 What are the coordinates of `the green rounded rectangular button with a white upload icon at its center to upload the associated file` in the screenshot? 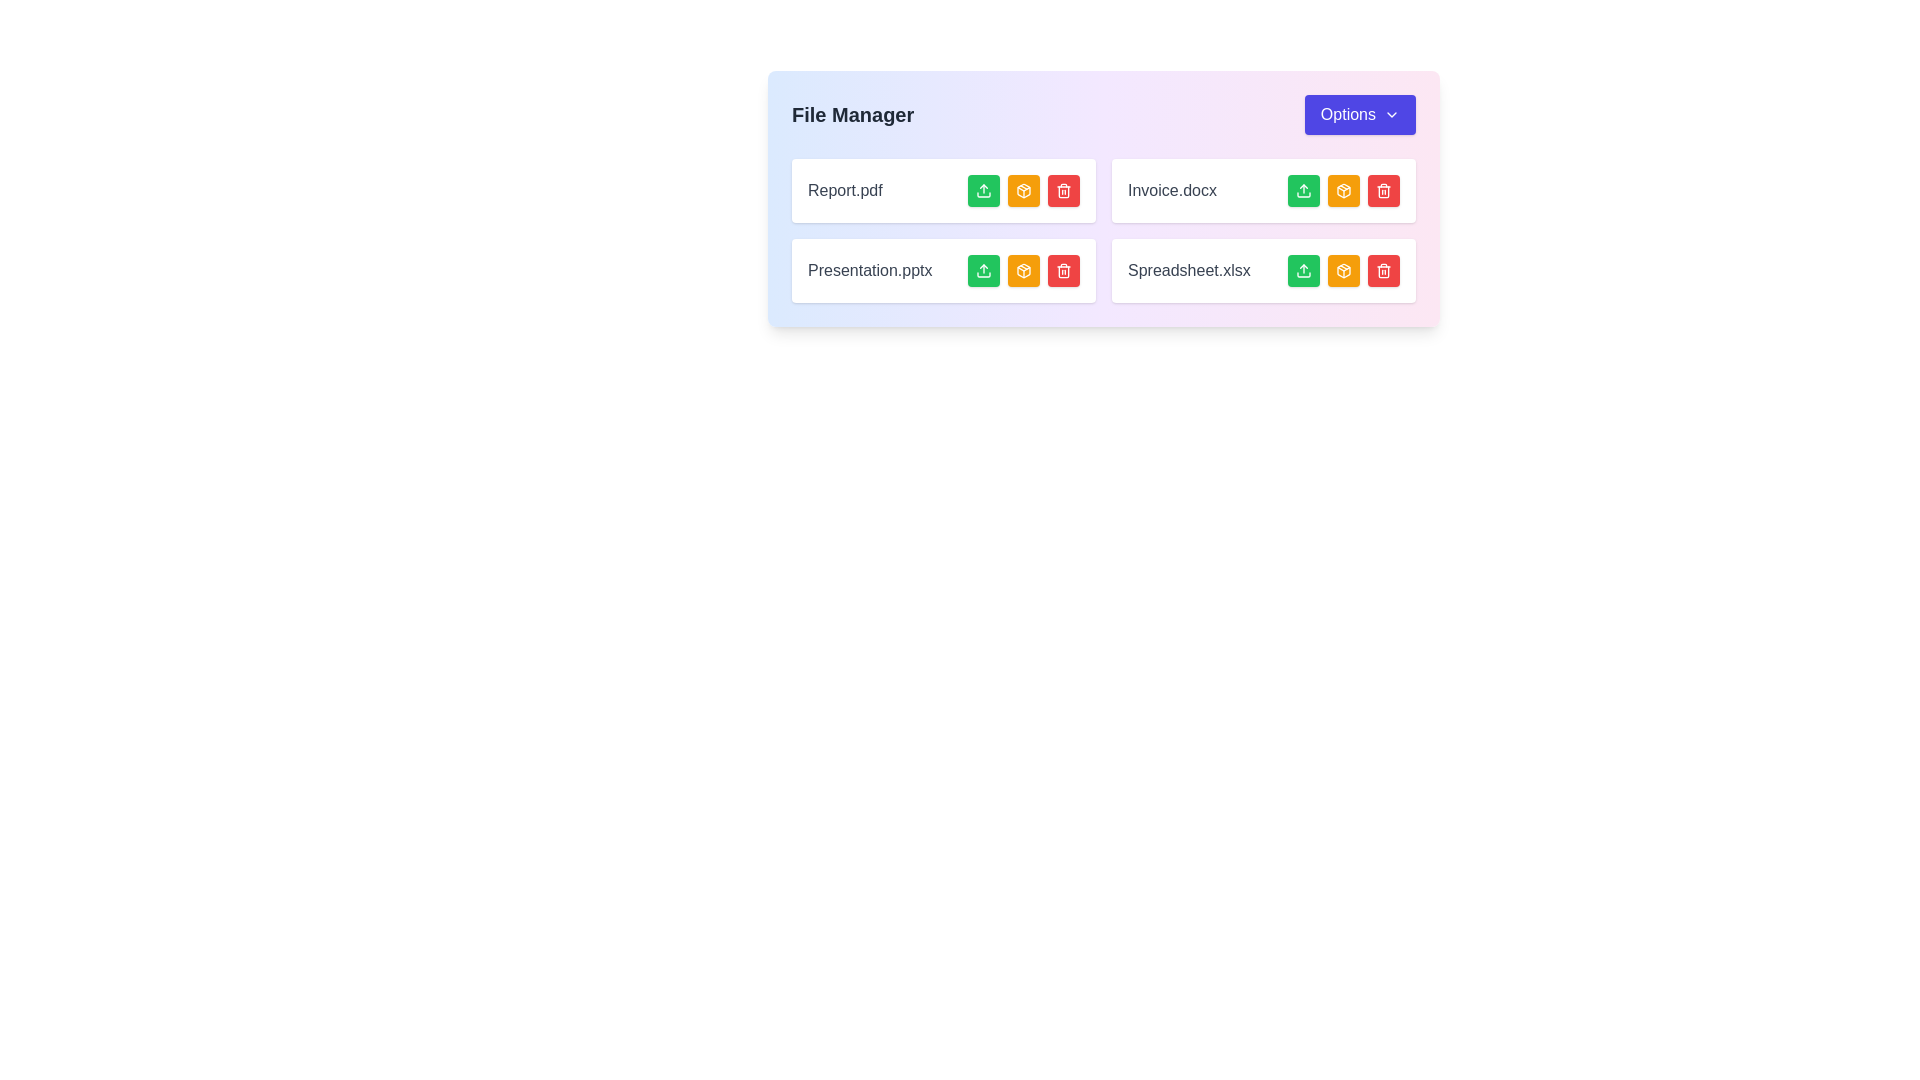 It's located at (1304, 270).